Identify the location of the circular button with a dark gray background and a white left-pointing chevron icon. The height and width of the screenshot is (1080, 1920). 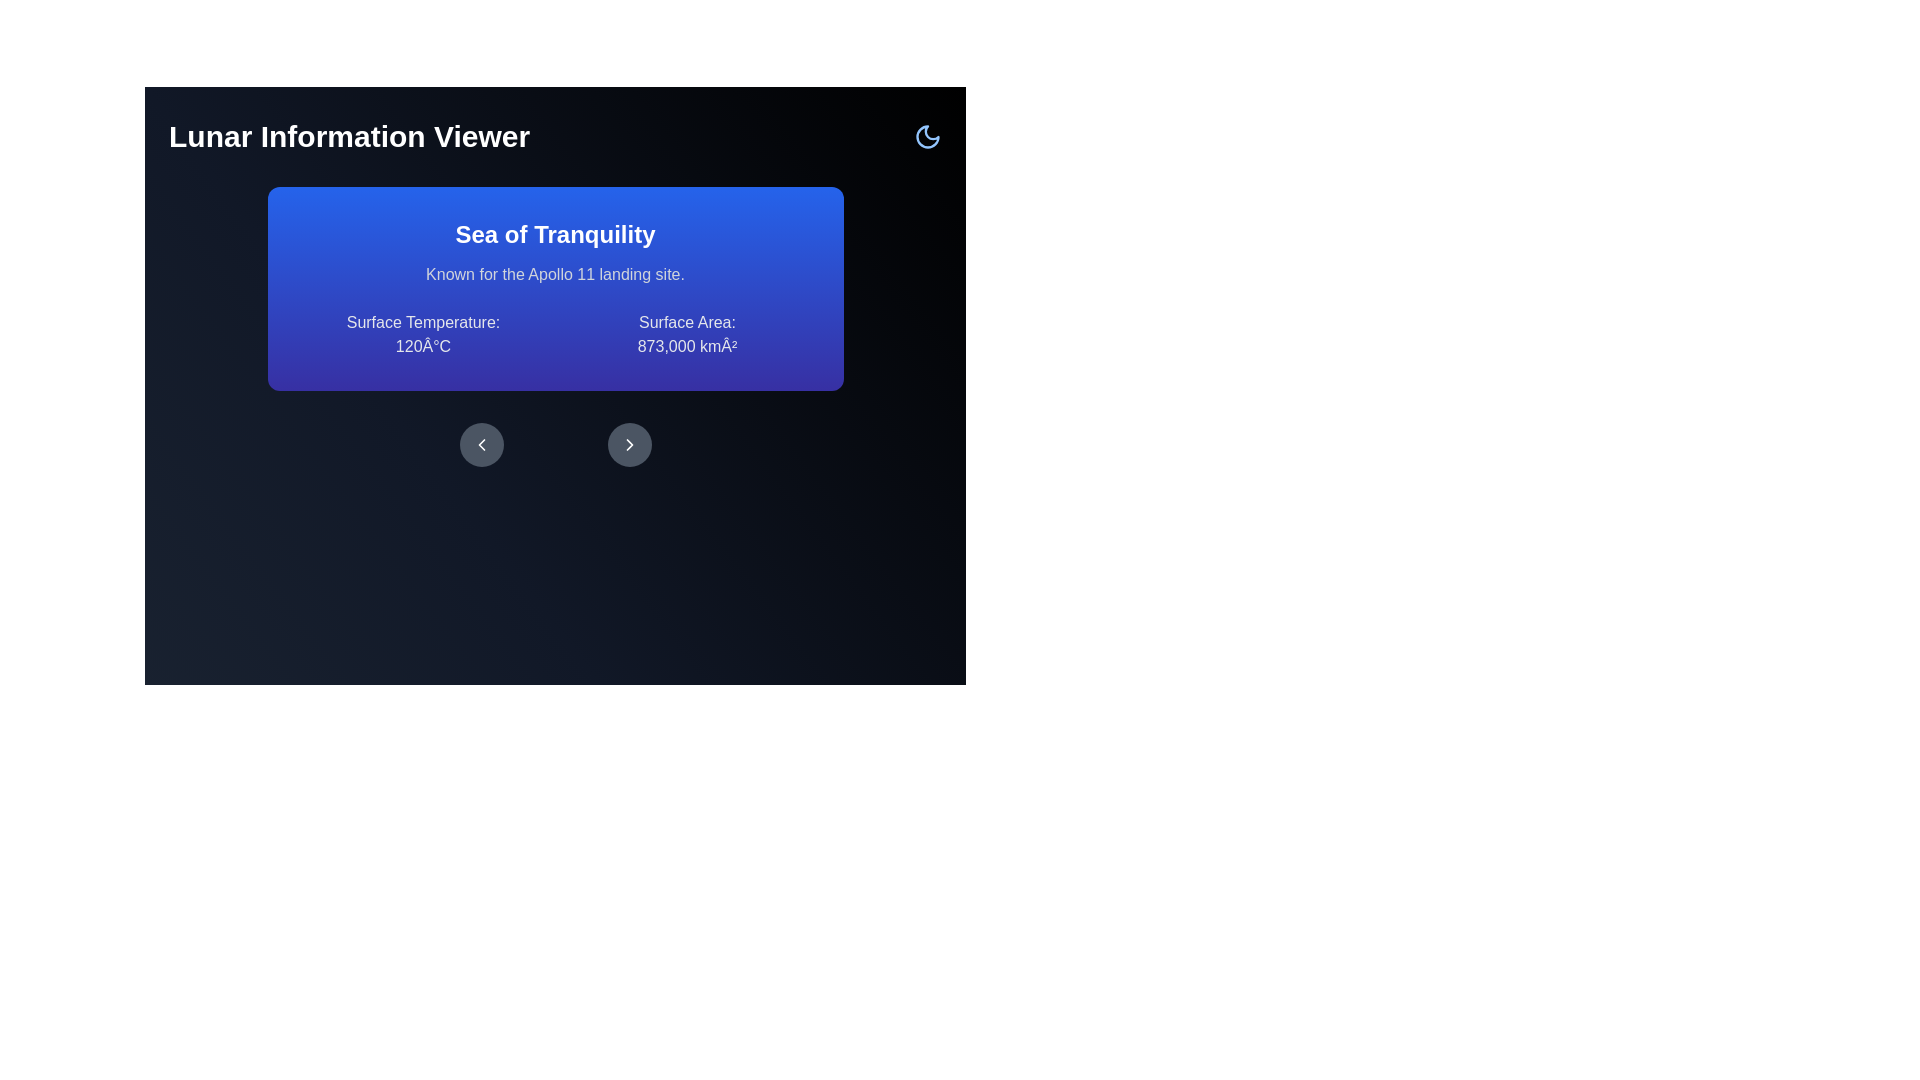
(481, 443).